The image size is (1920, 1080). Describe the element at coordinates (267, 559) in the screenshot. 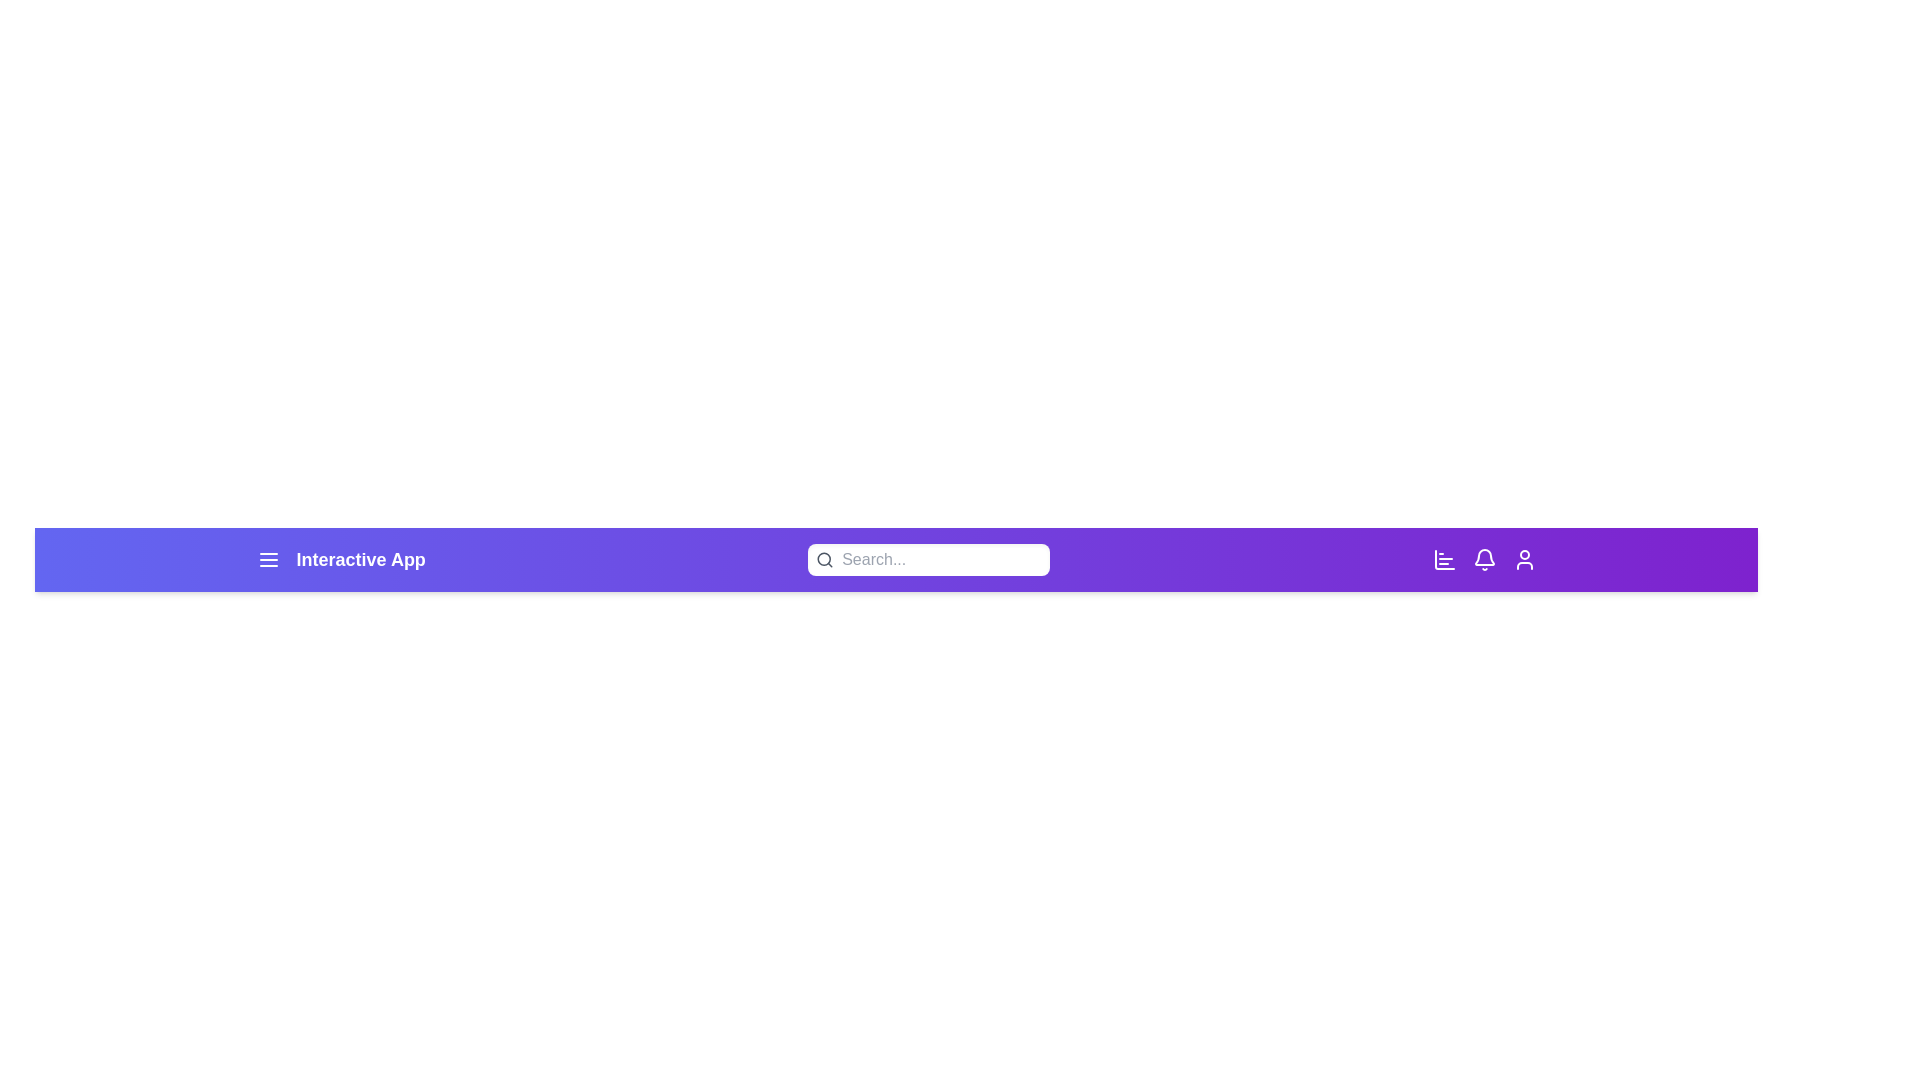

I see `the menu icon to open the navigation drawer` at that location.